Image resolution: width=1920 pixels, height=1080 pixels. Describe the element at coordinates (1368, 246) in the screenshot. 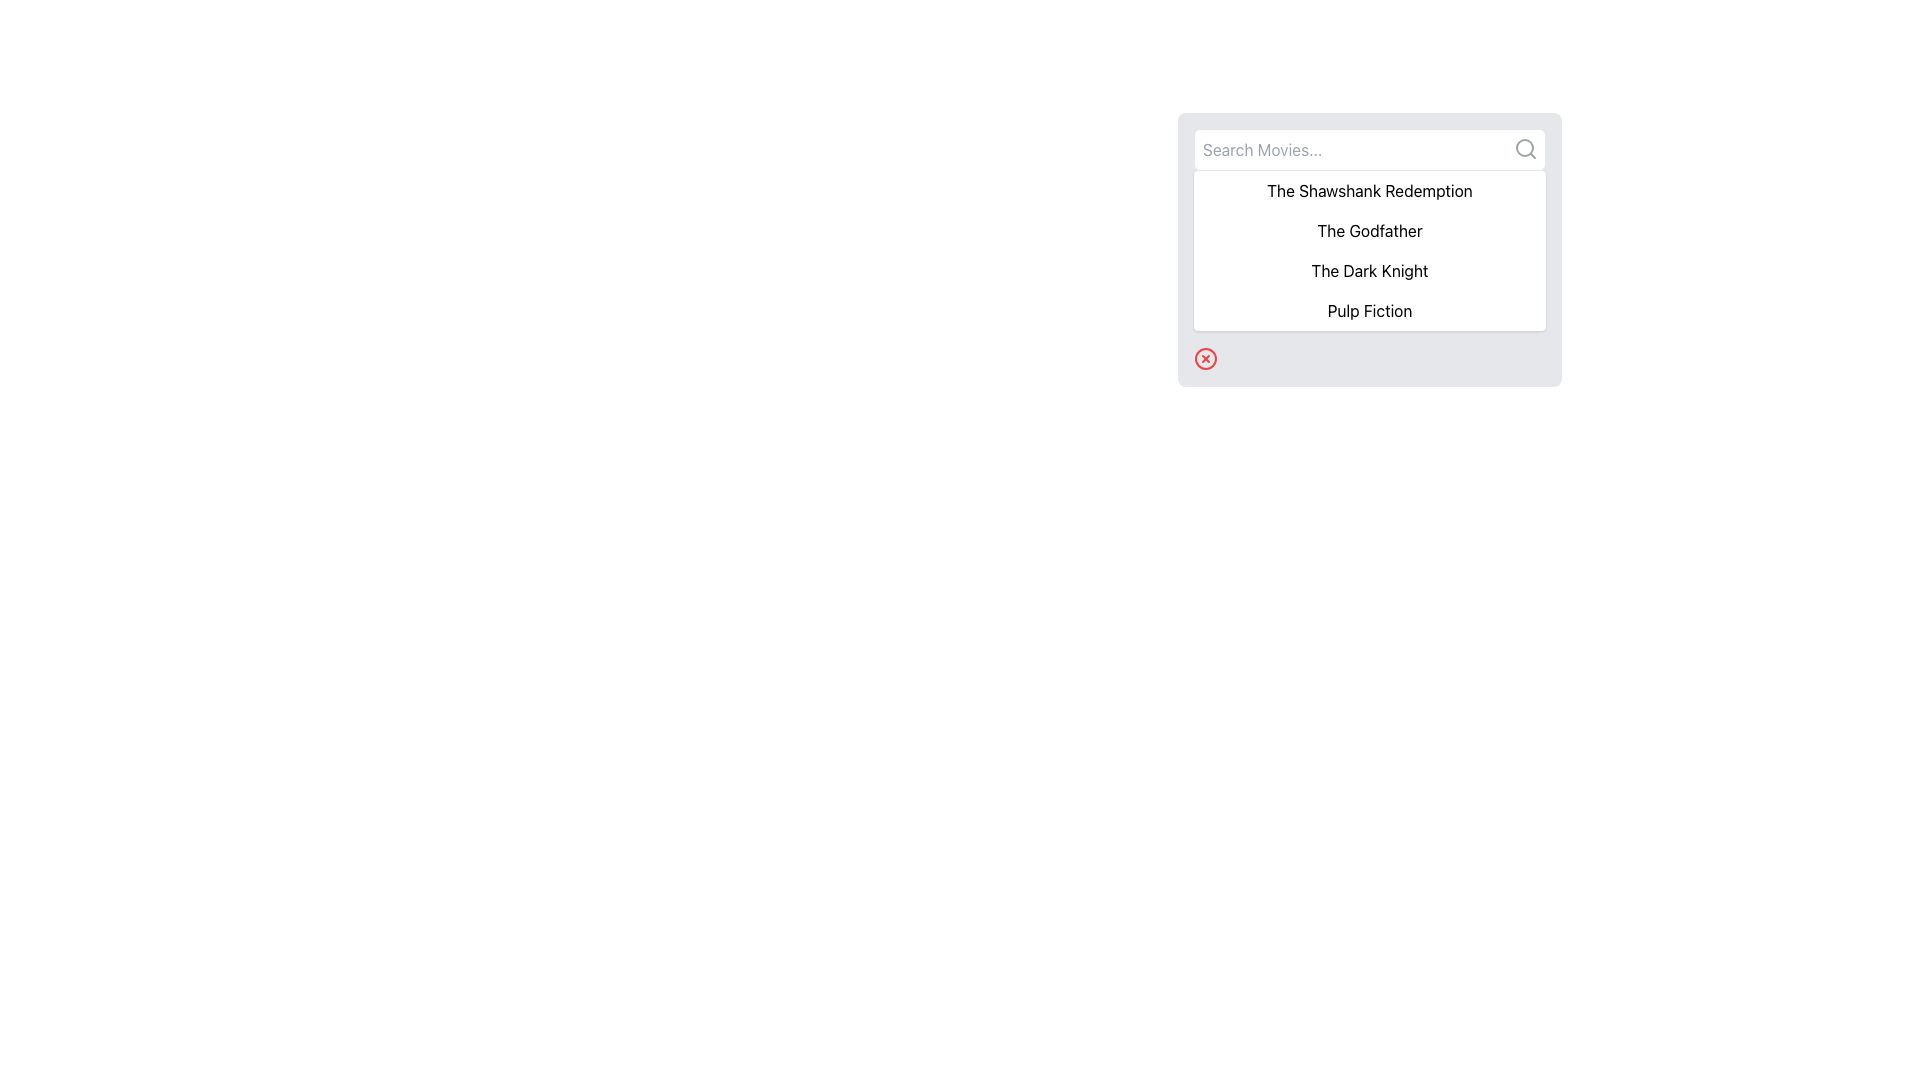

I see `to select the second movie title in the list, which is positioned directly below 'The Shawshank Redemption' and above 'The Dark Knight'` at that location.